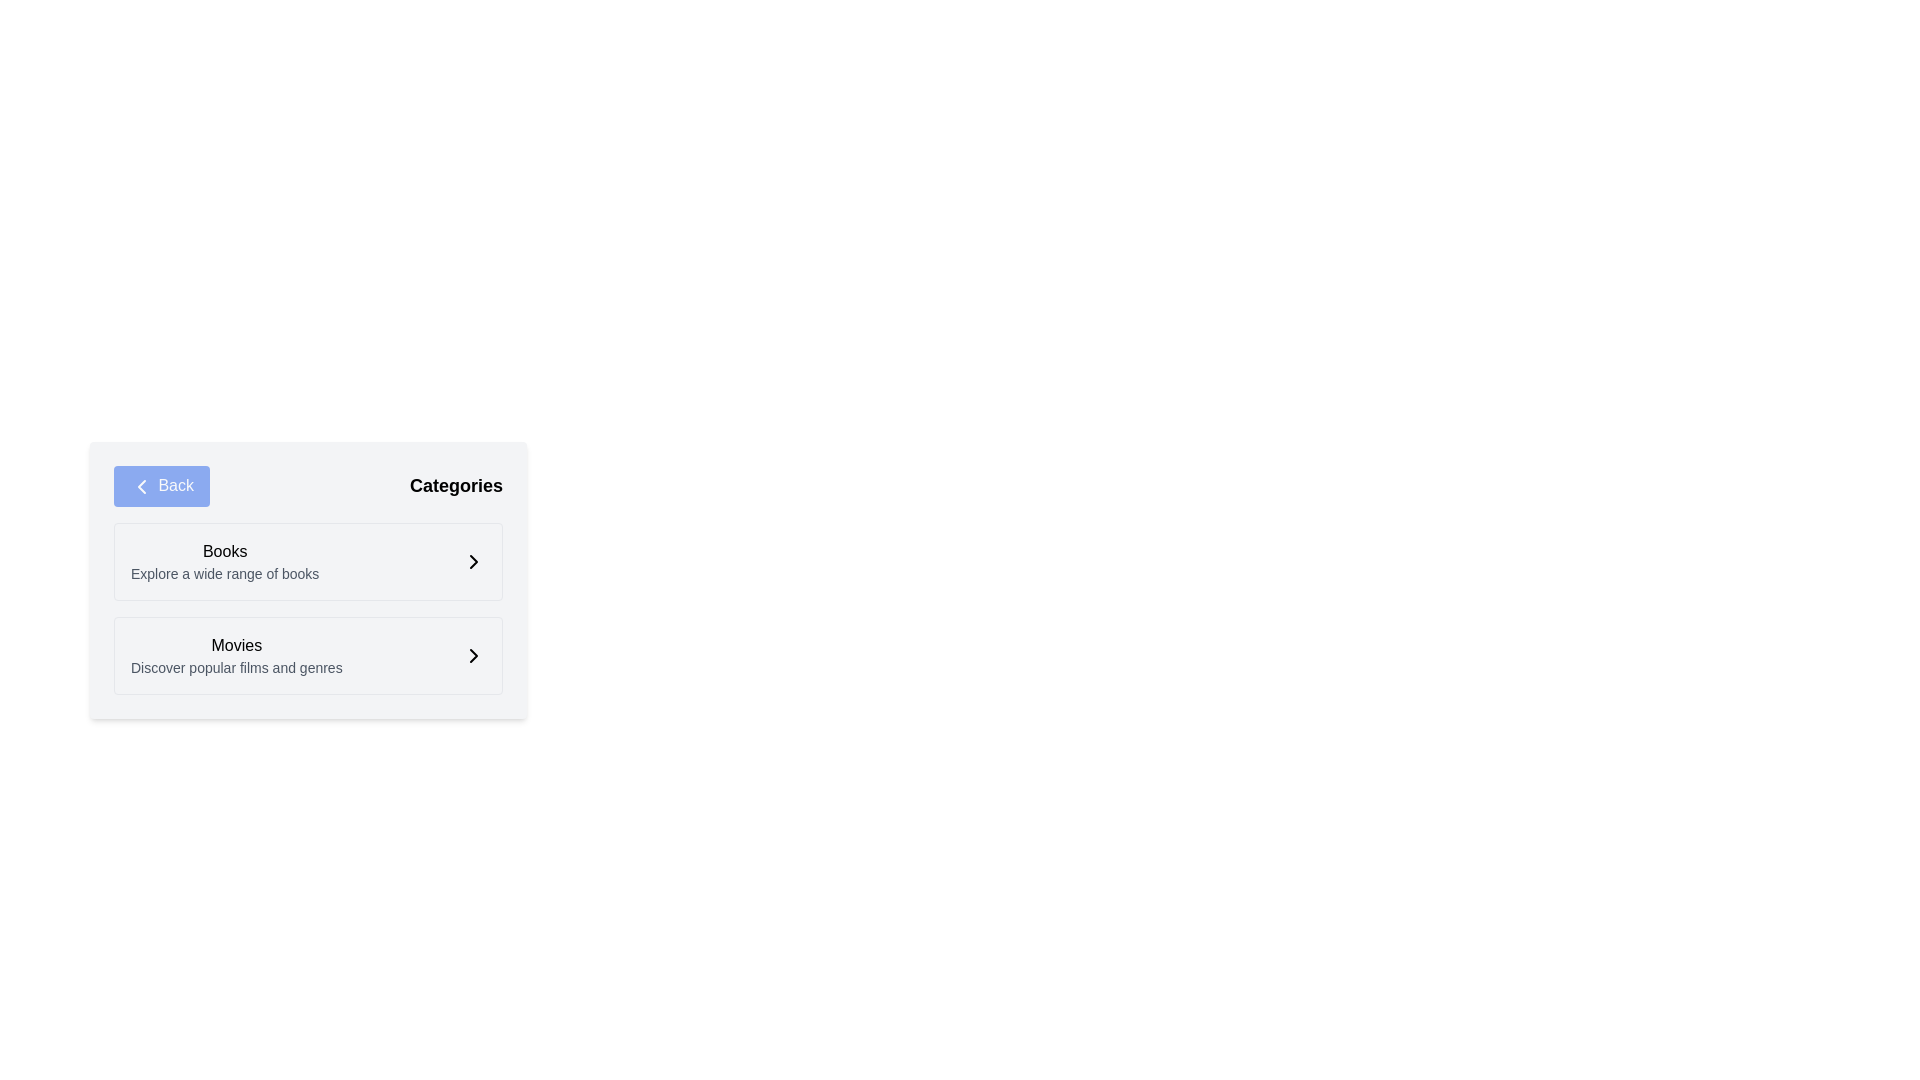 This screenshot has width=1920, height=1080. I want to click on the informational text block indicating the 'Books' category, so click(225, 561).